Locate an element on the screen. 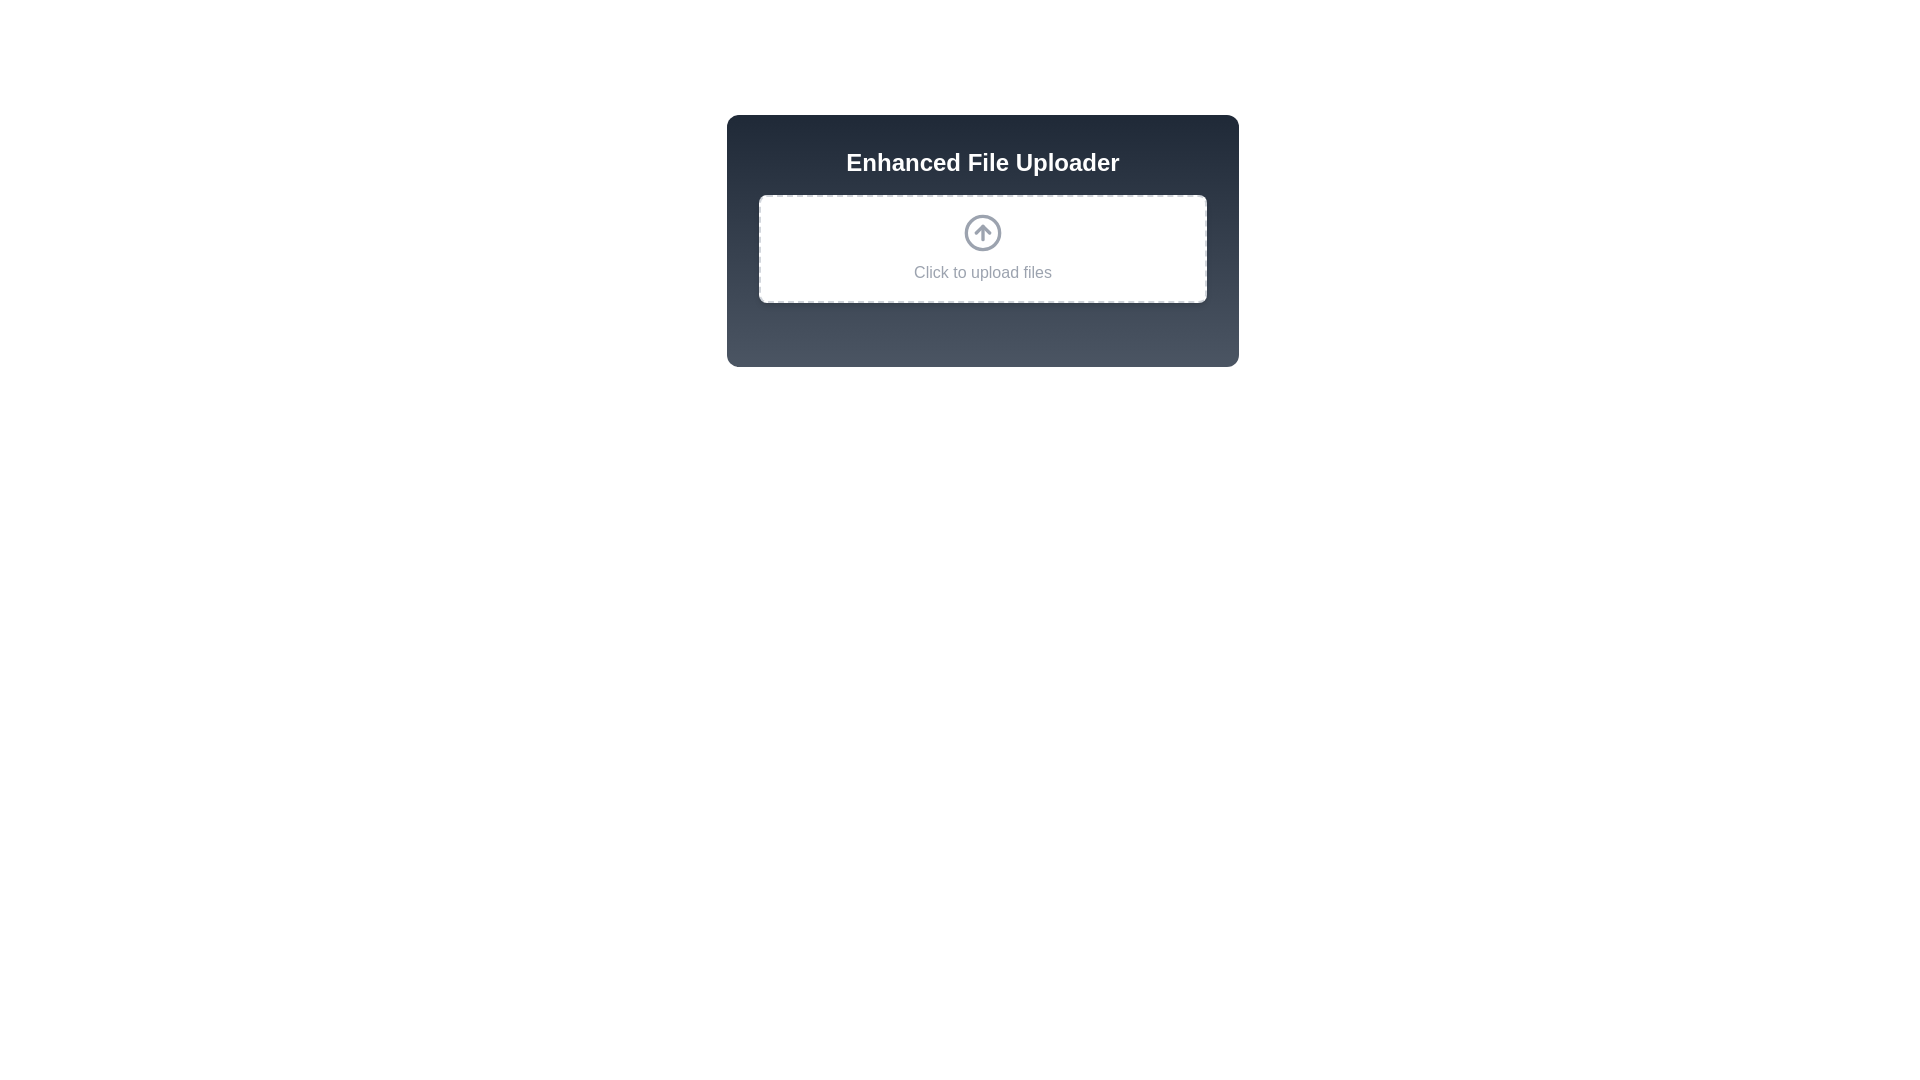 The width and height of the screenshot is (1920, 1080). the interactive placeholder for file upload, which features a dashed border and contains an upload icon and descriptive text is located at coordinates (983, 248).